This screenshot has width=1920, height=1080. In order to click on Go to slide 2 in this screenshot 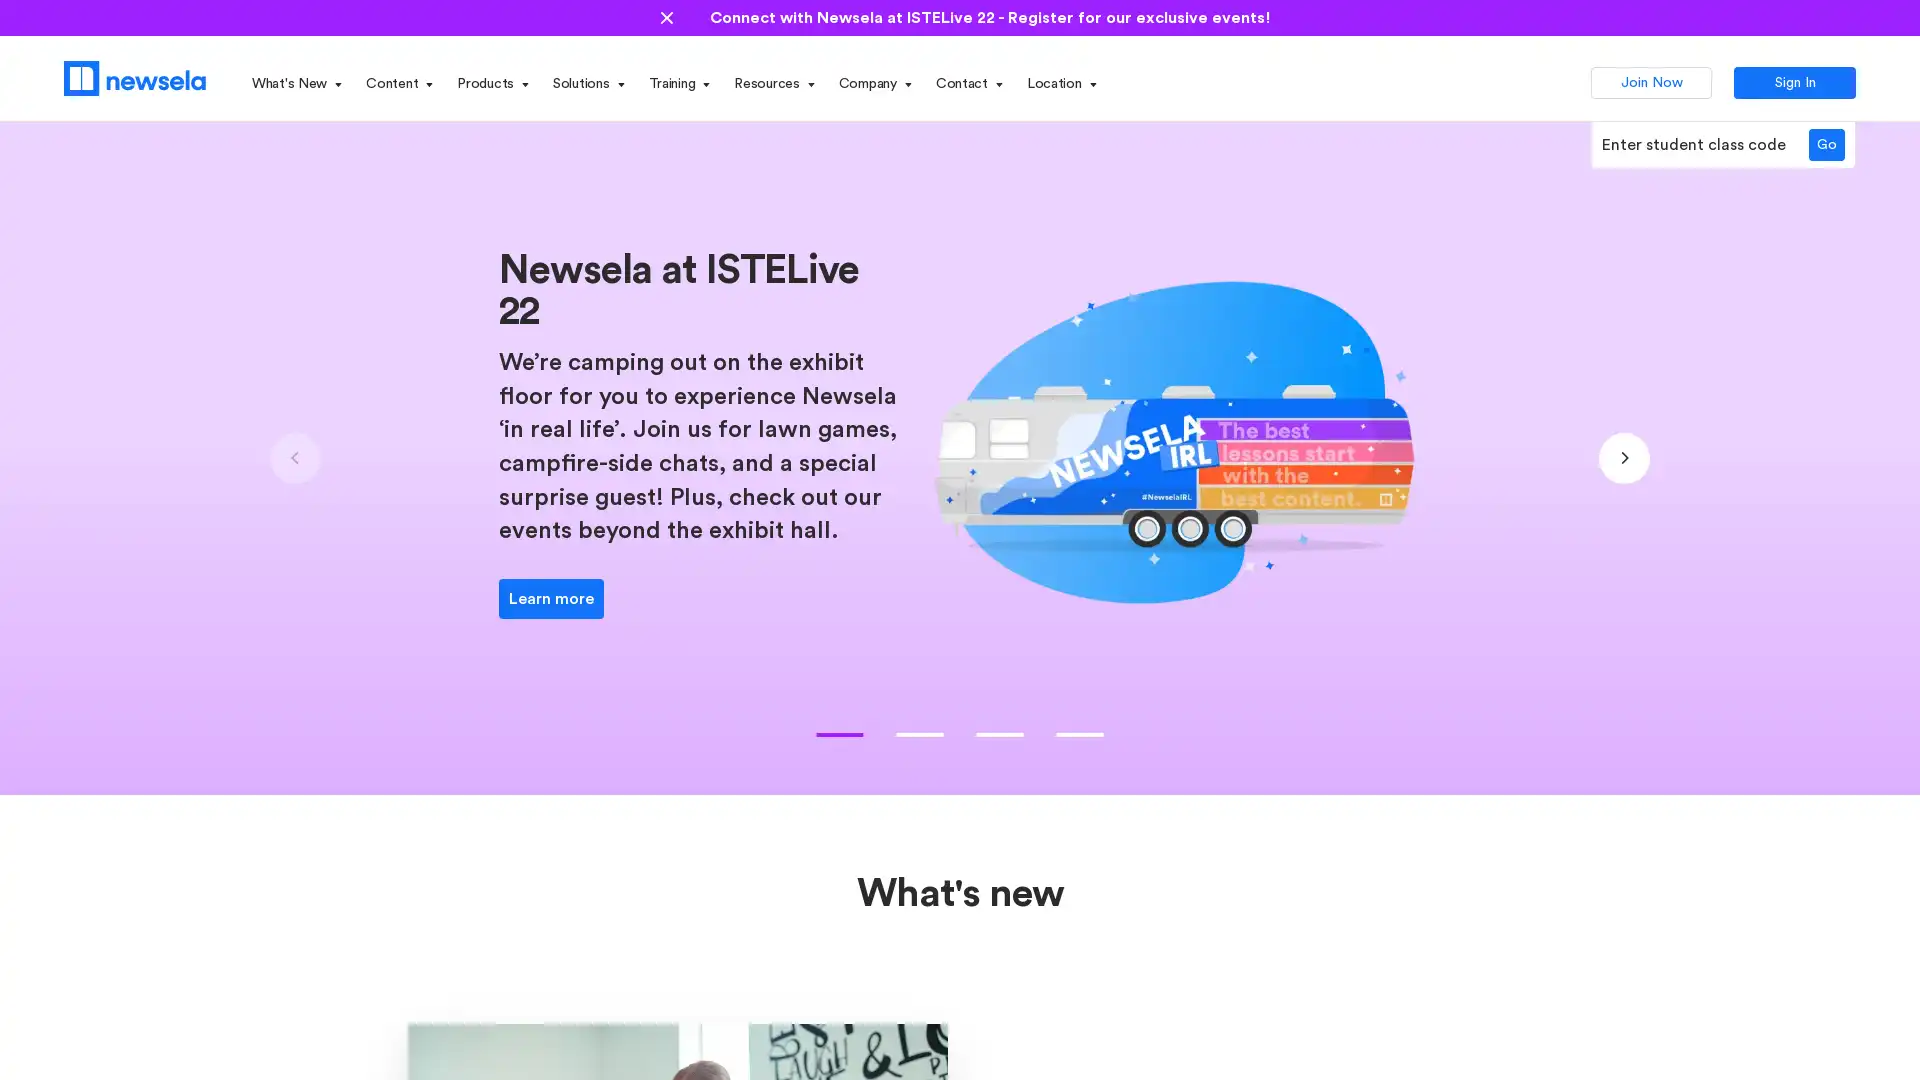, I will do `click(999, 735)`.